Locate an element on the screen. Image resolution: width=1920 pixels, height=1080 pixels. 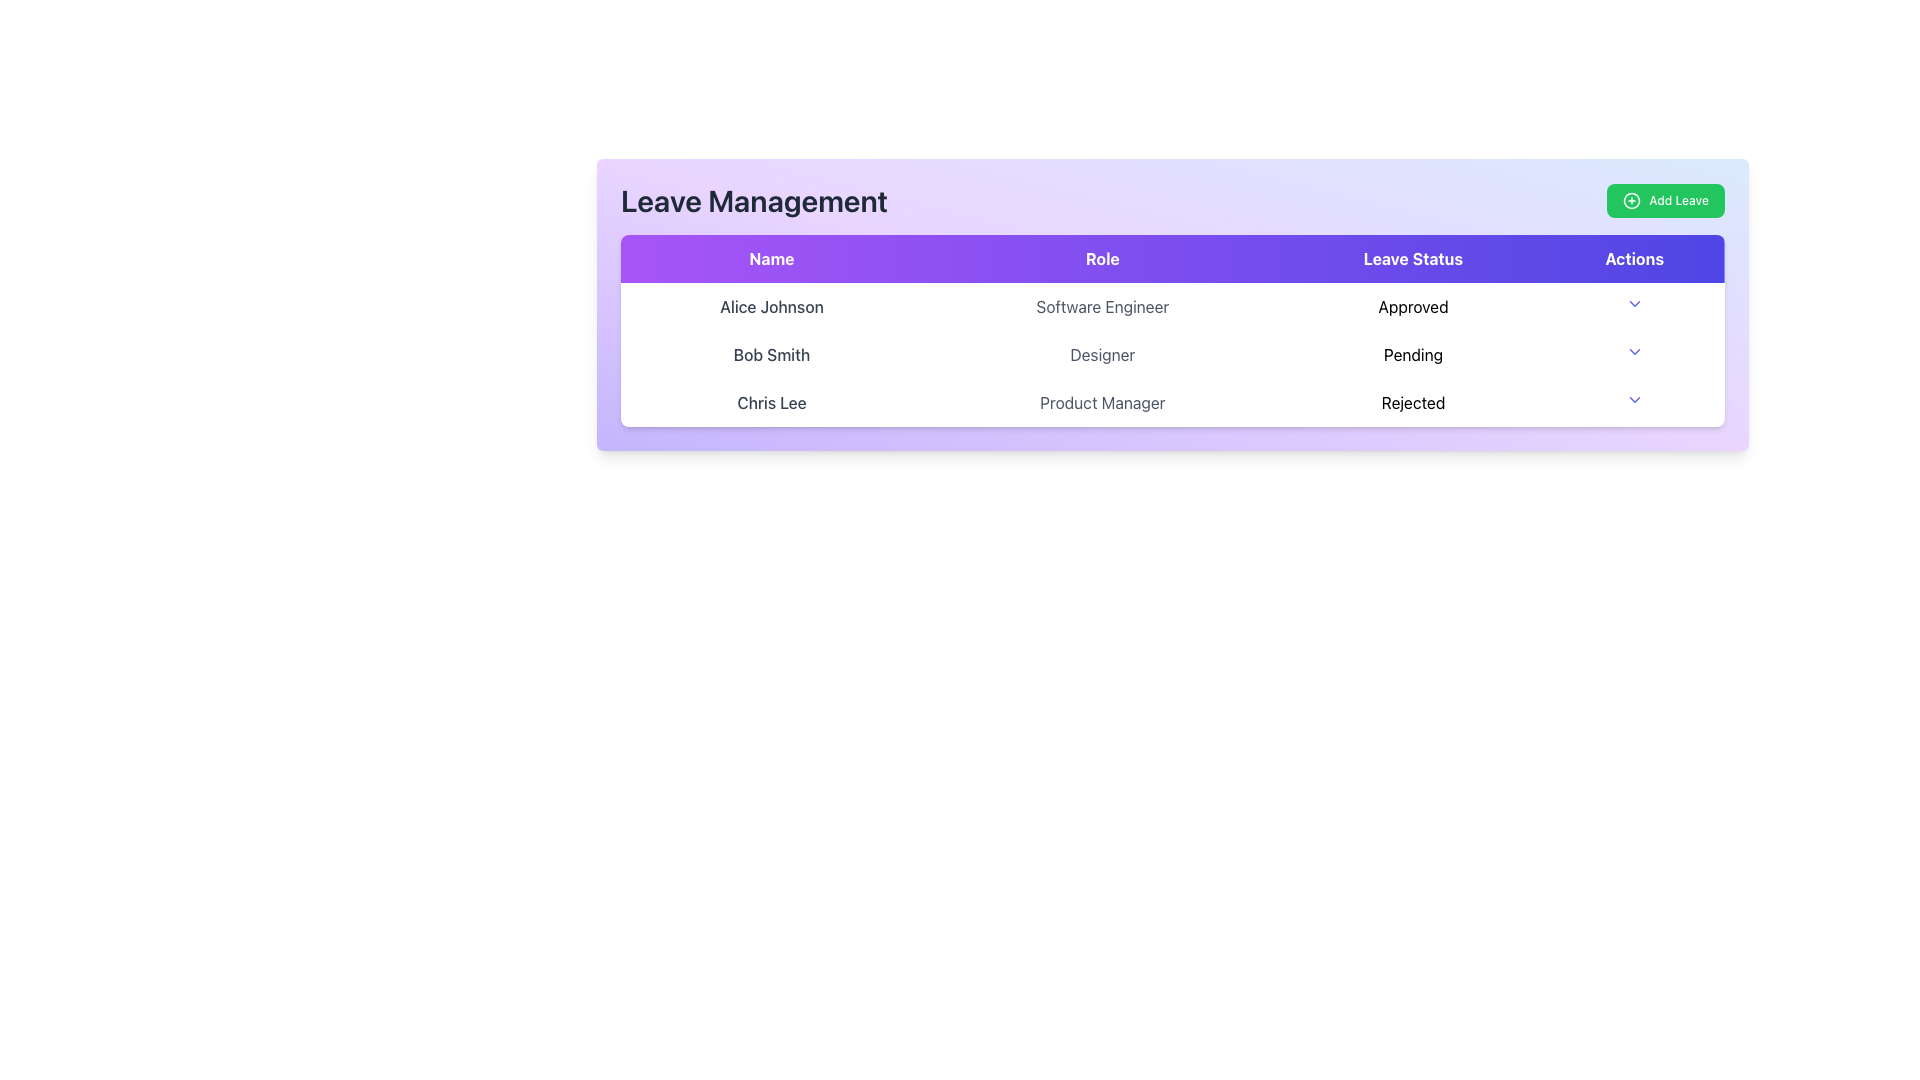
the indigo downward-pointing chevron icon located in the 'Actions' column of the second row is located at coordinates (1634, 350).